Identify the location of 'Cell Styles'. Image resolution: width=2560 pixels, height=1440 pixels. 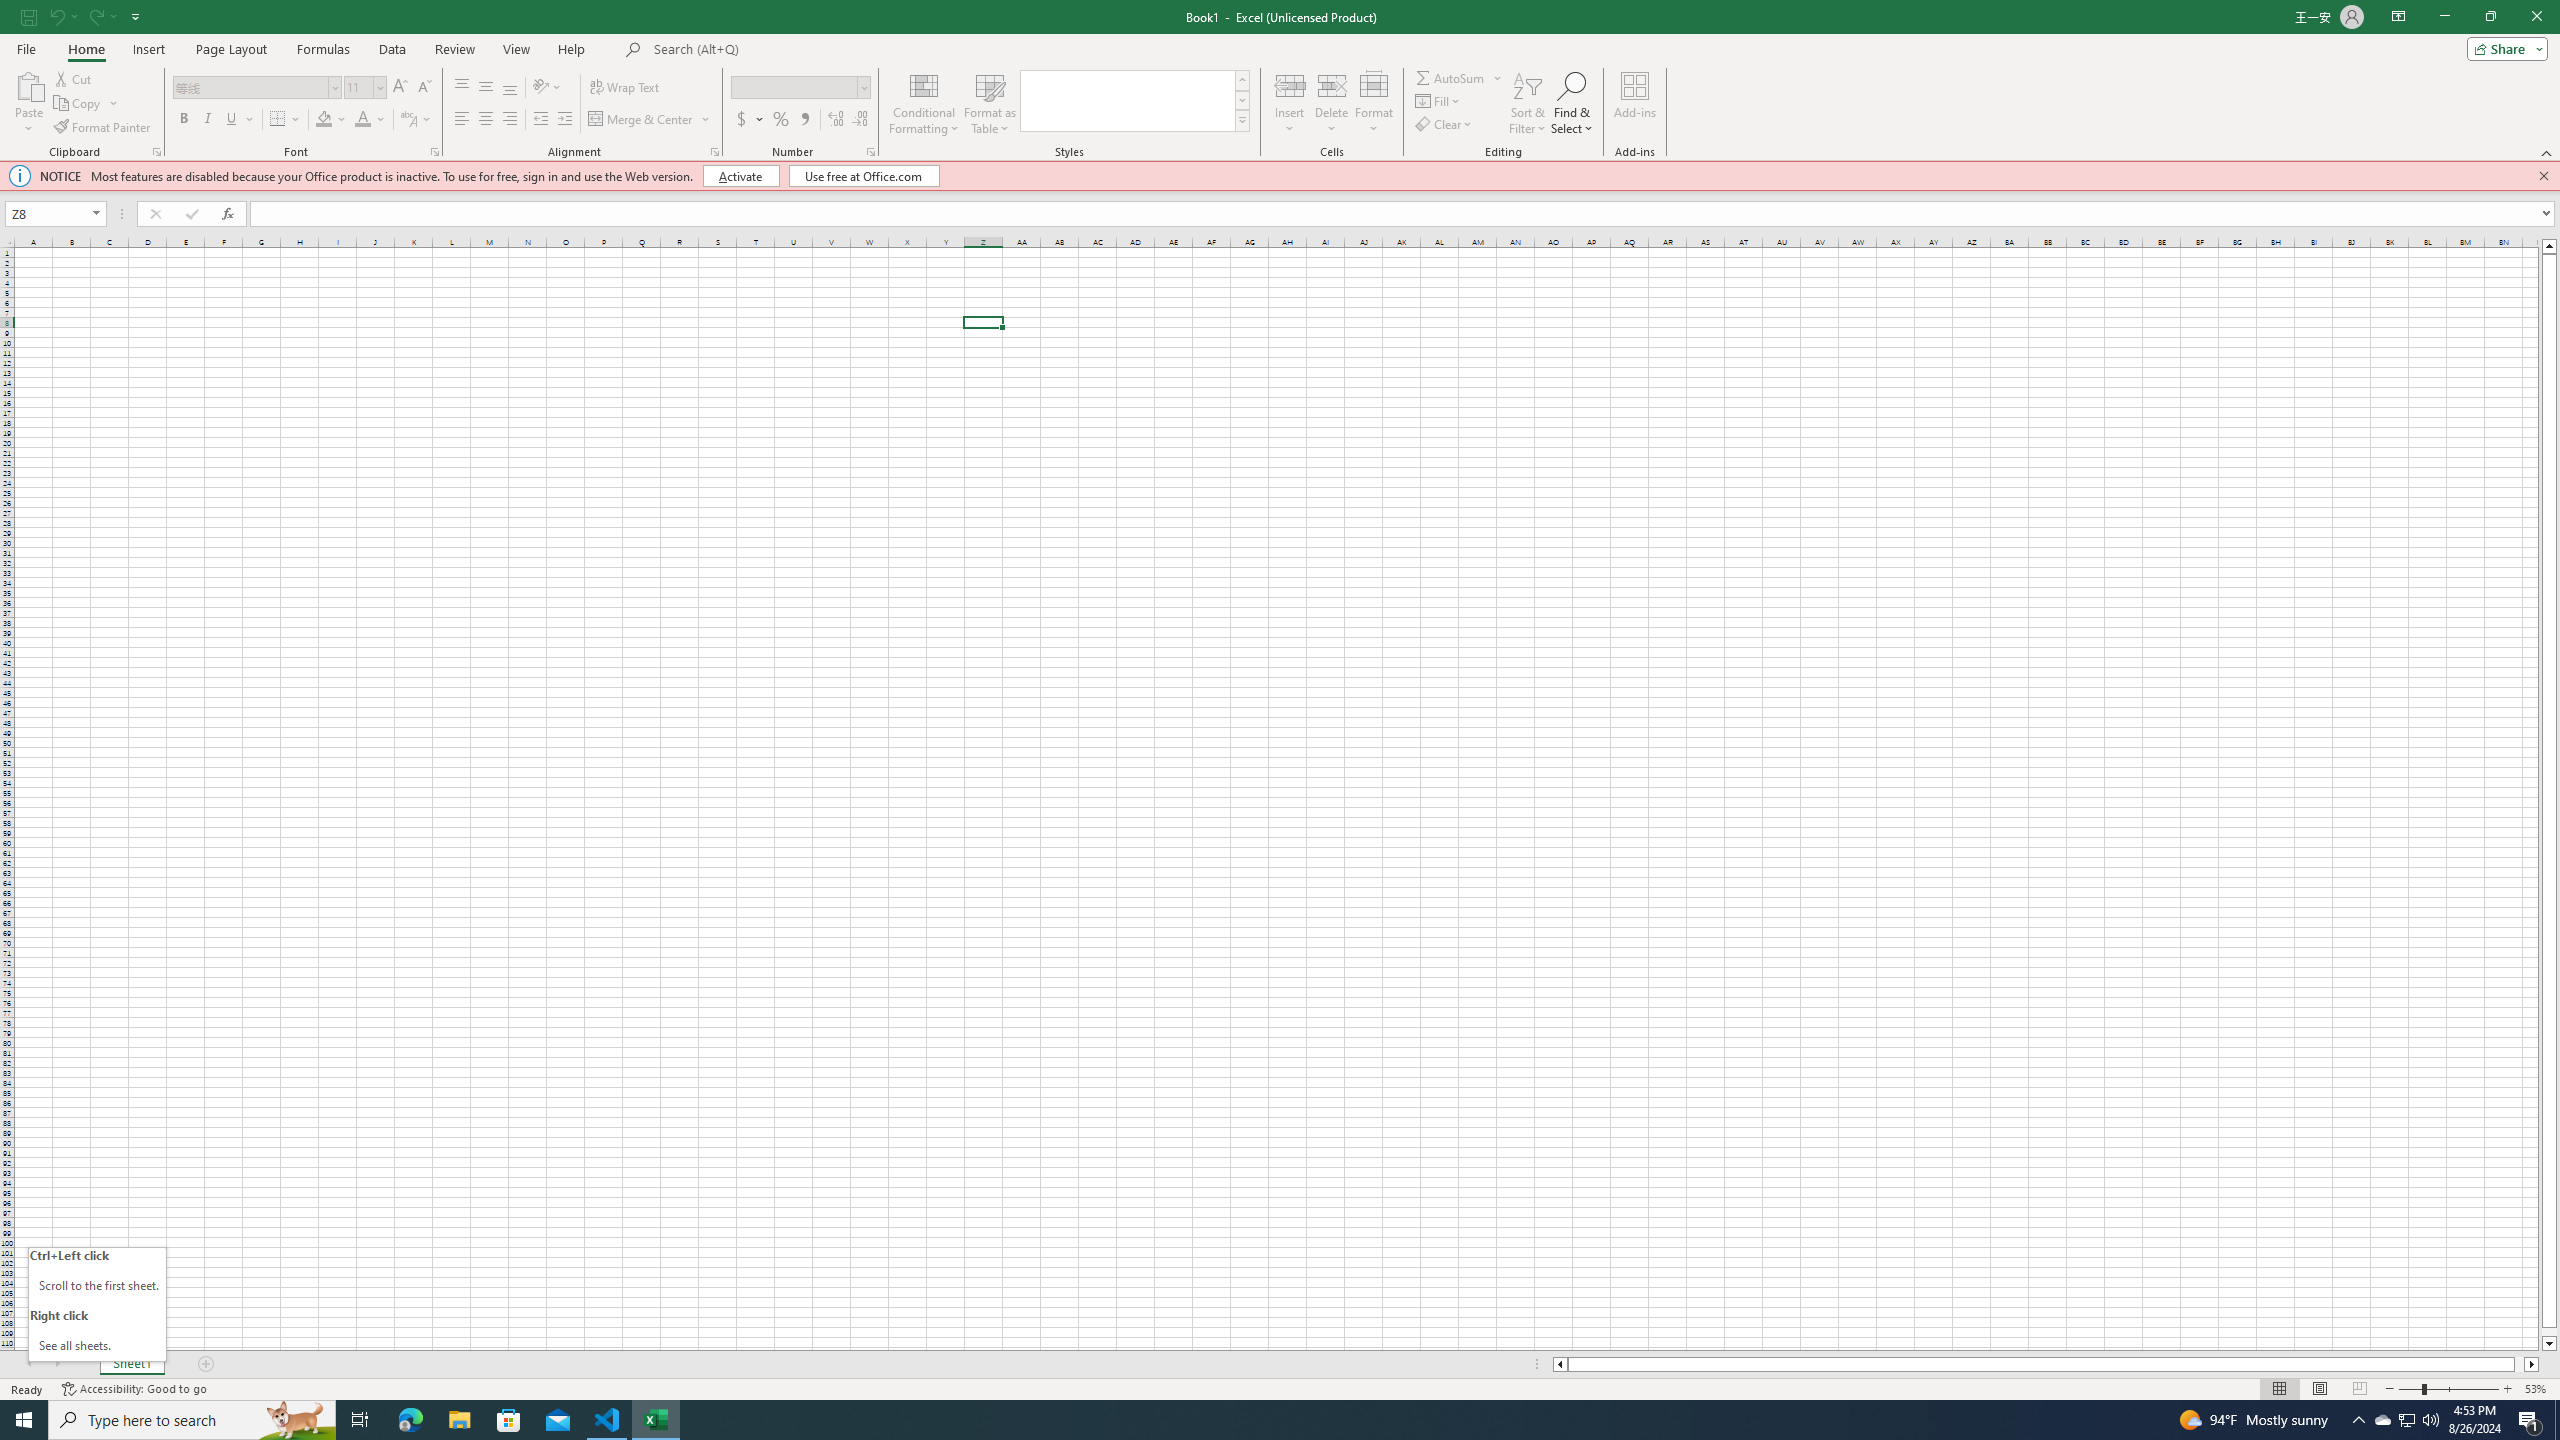
(1240, 119).